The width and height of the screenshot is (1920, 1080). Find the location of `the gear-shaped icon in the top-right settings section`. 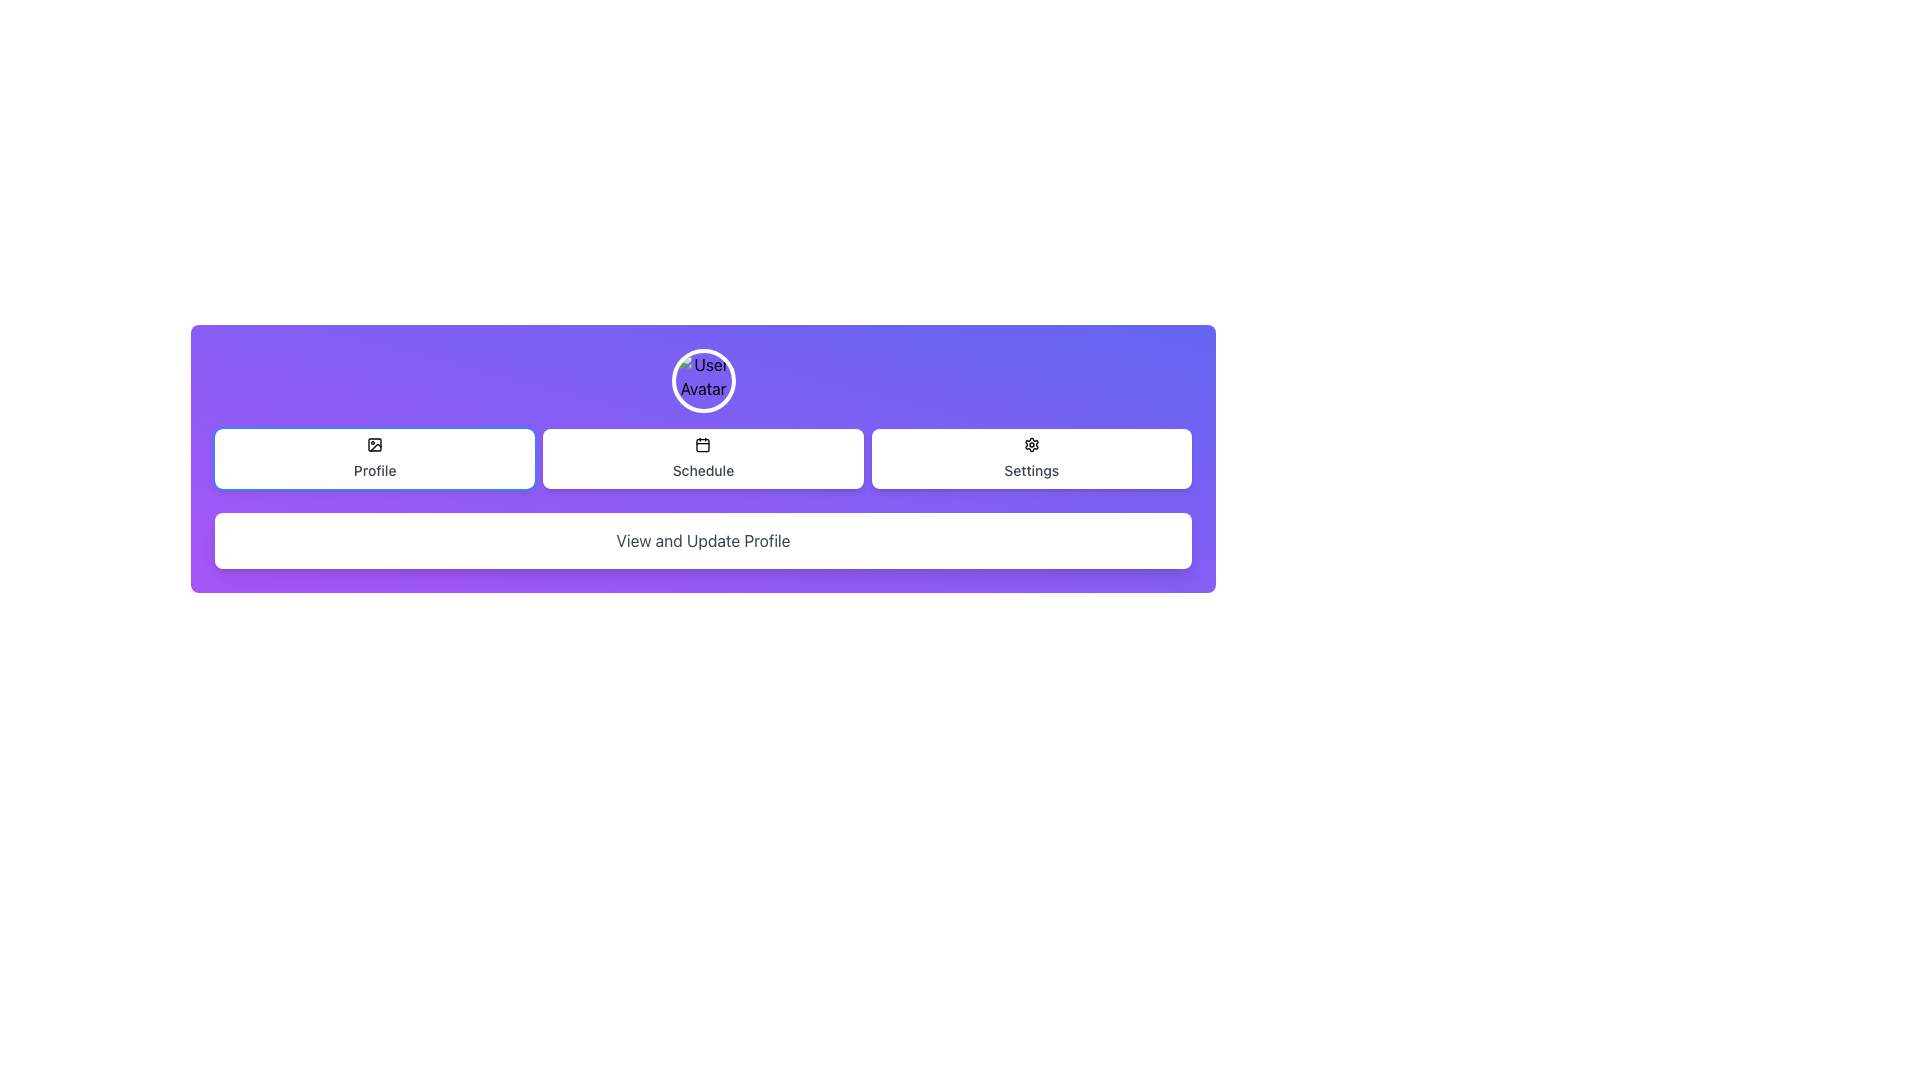

the gear-shaped icon in the top-right settings section is located at coordinates (1031, 443).